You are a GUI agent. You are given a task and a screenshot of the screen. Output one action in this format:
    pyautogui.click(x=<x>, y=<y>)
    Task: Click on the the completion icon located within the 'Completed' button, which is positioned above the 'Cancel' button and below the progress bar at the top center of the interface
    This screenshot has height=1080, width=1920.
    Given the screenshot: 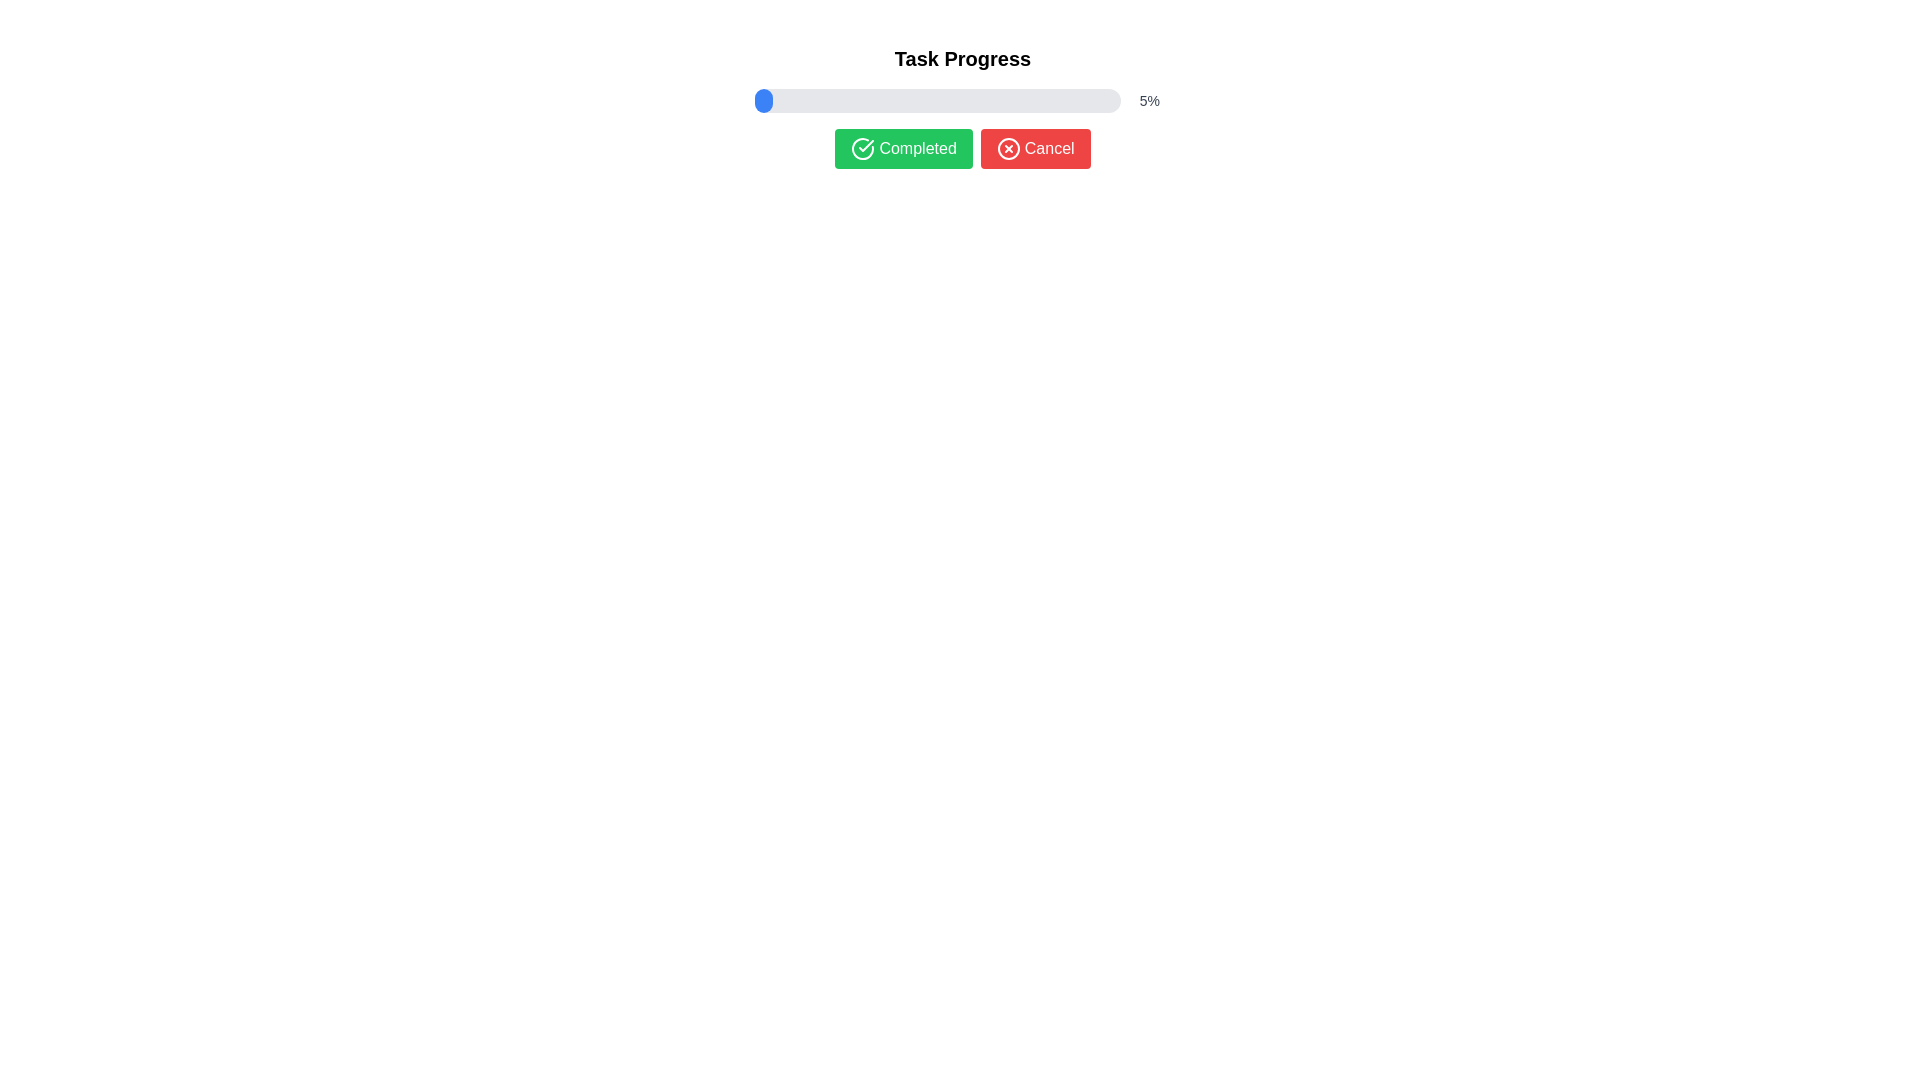 What is the action you would take?
    pyautogui.click(x=863, y=148)
    